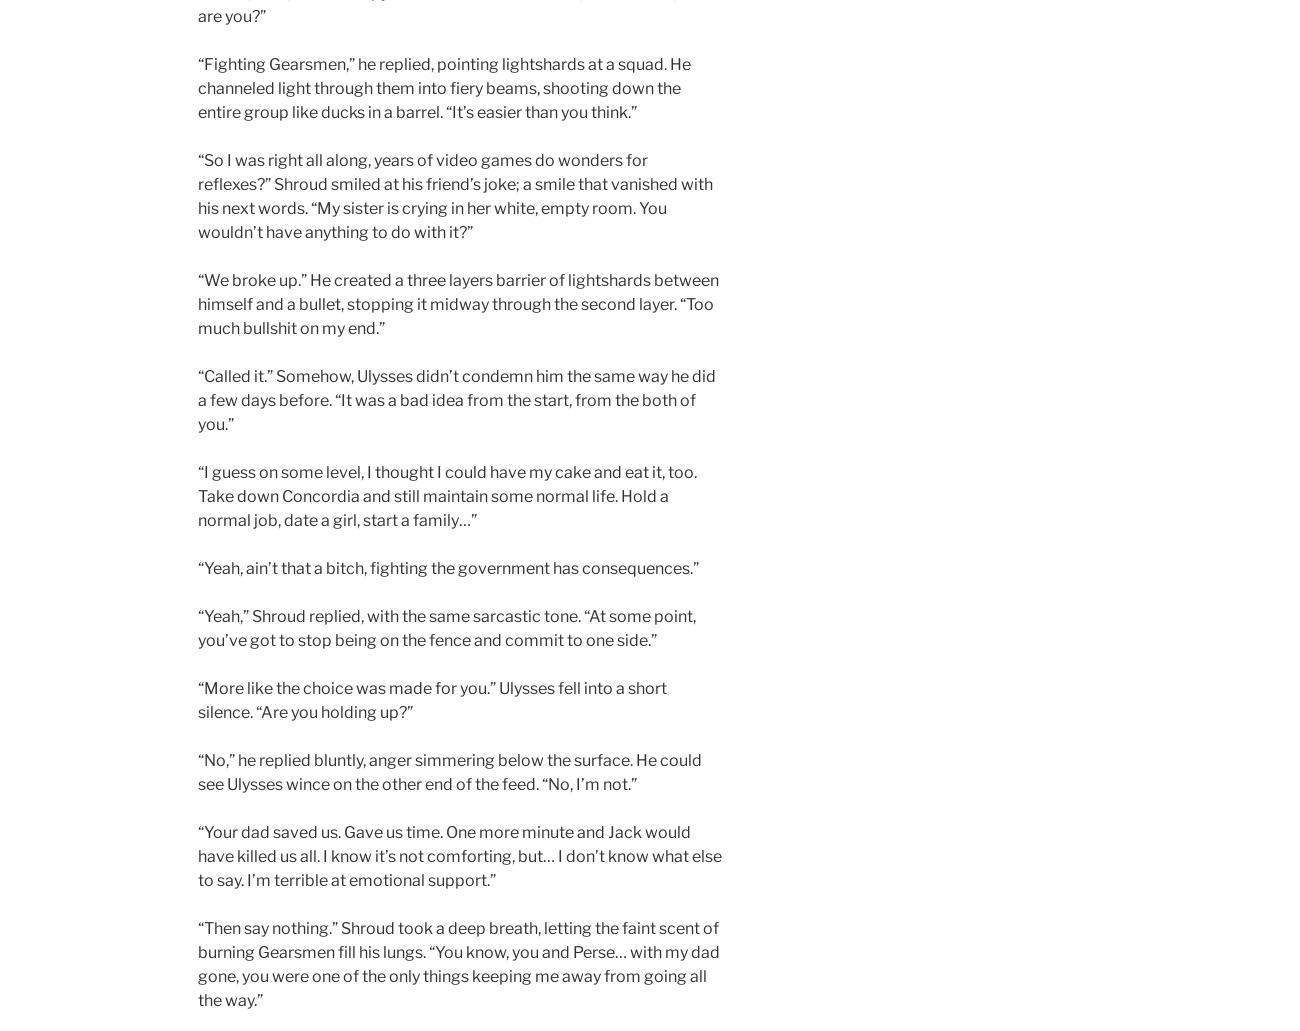  I want to click on '“Then say nothing.” Shroud took a deep breath, letting the faint scent of burning Gearsmen fill his lungs. “You know, you and Perse… with my dad gone, you were one of the only things keeping me away from going all the way.”', so click(458, 963).